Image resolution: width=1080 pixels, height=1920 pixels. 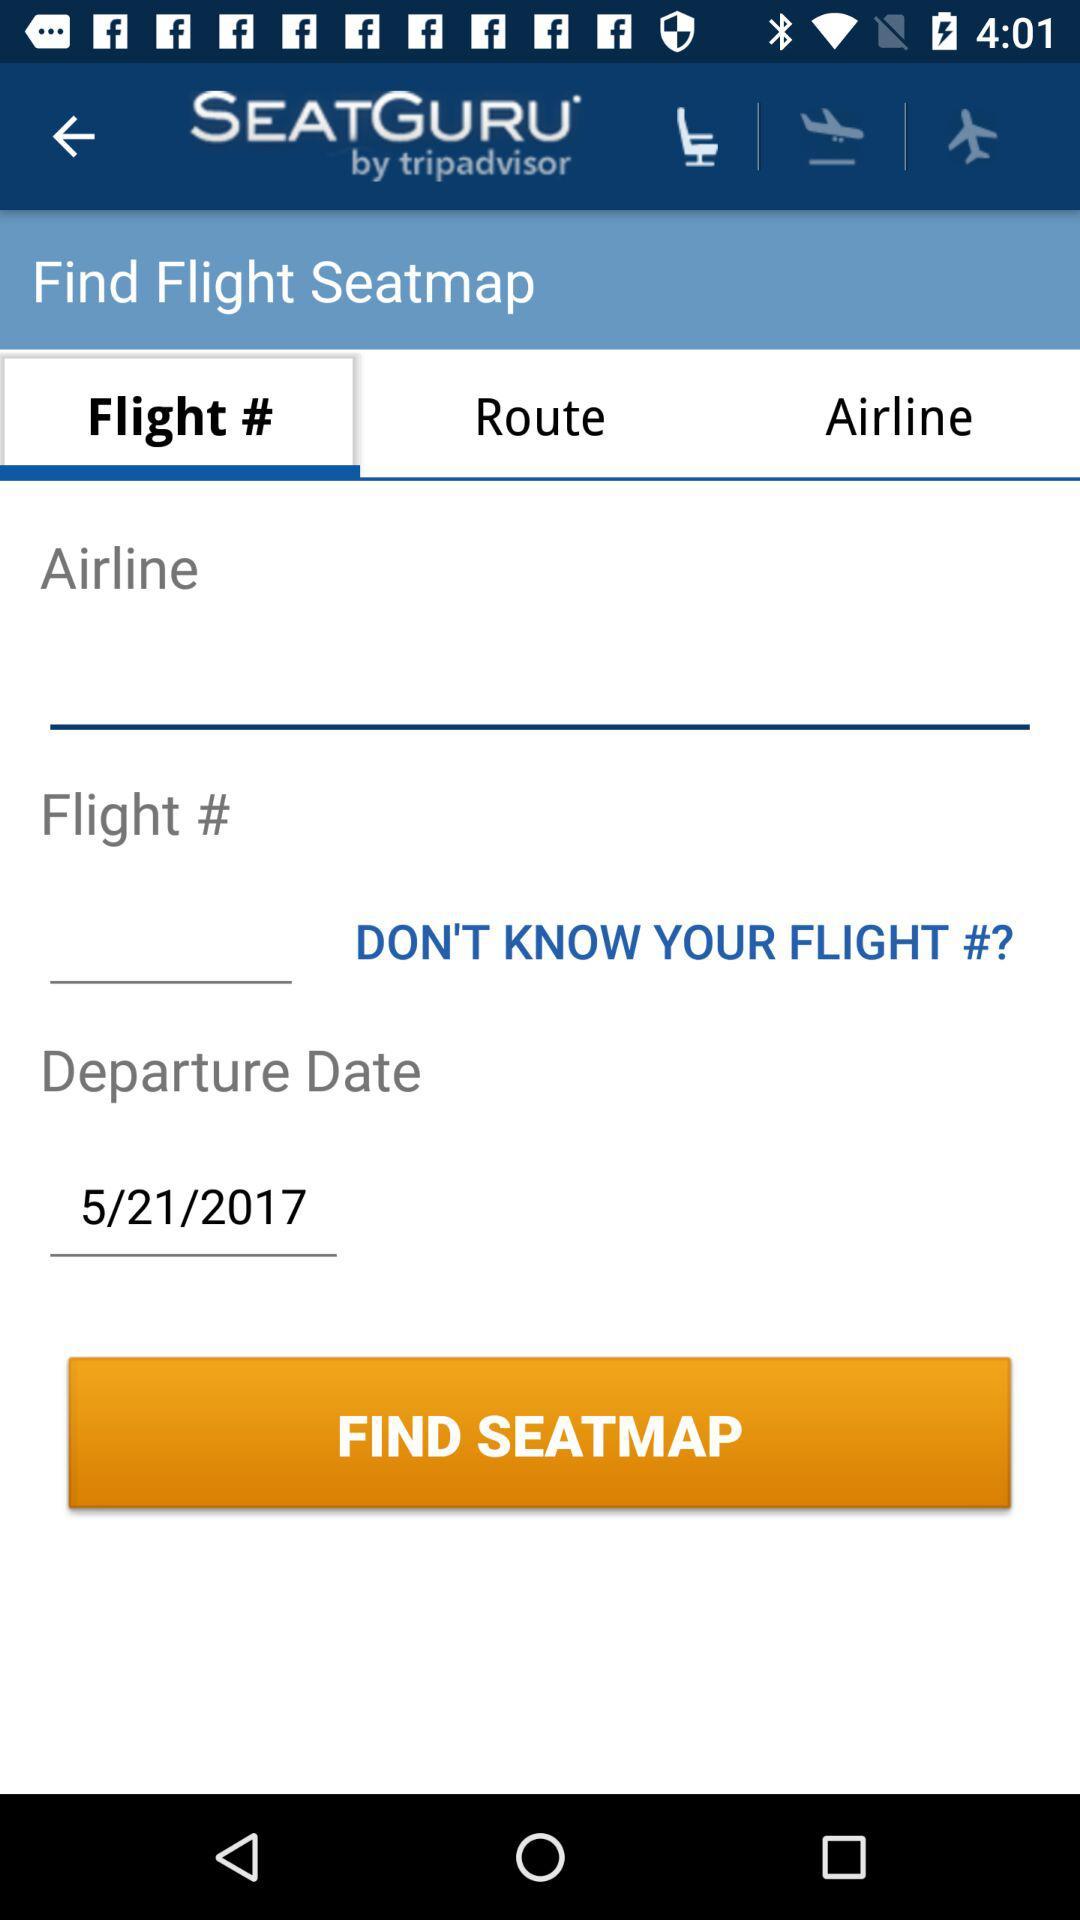 I want to click on air borne, so click(x=832, y=135).